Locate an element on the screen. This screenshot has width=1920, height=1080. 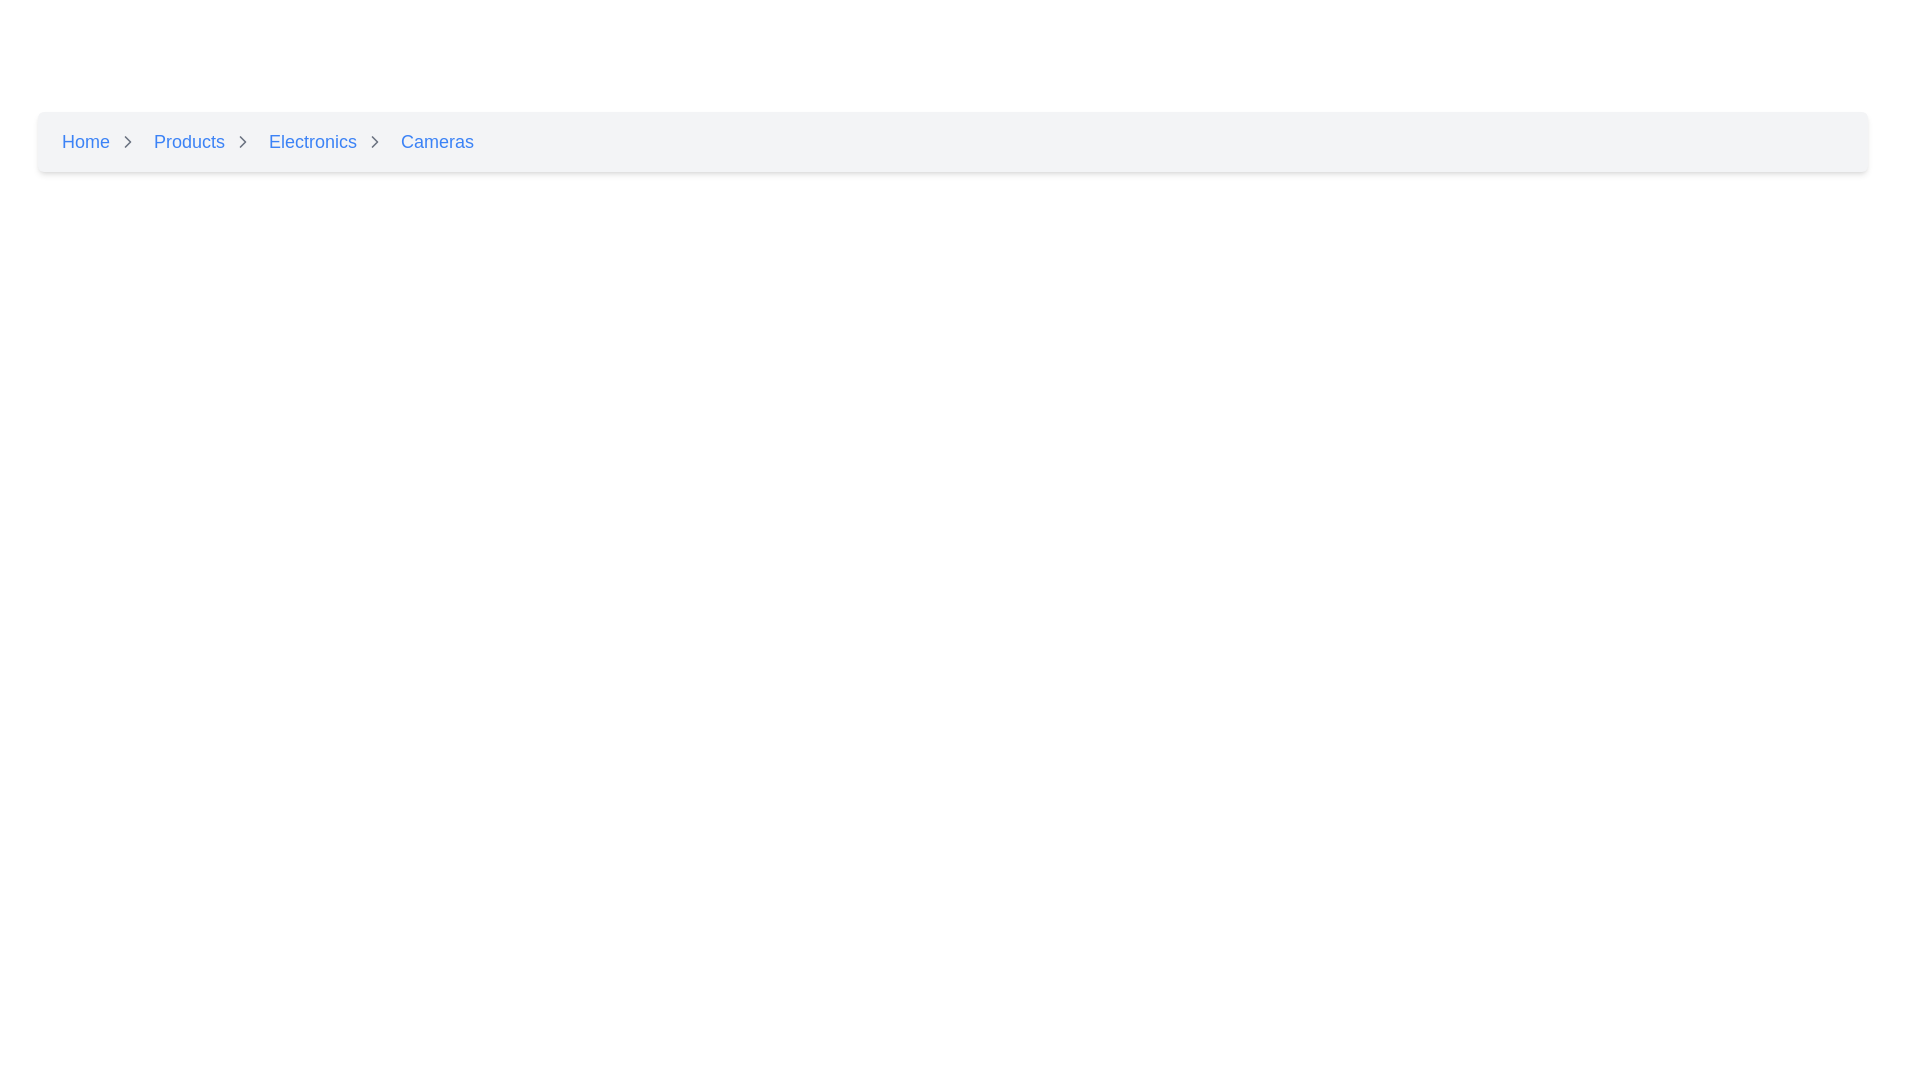
the 'Products' hyperlink in the breadcrumb navigation is located at coordinates (207, 141).